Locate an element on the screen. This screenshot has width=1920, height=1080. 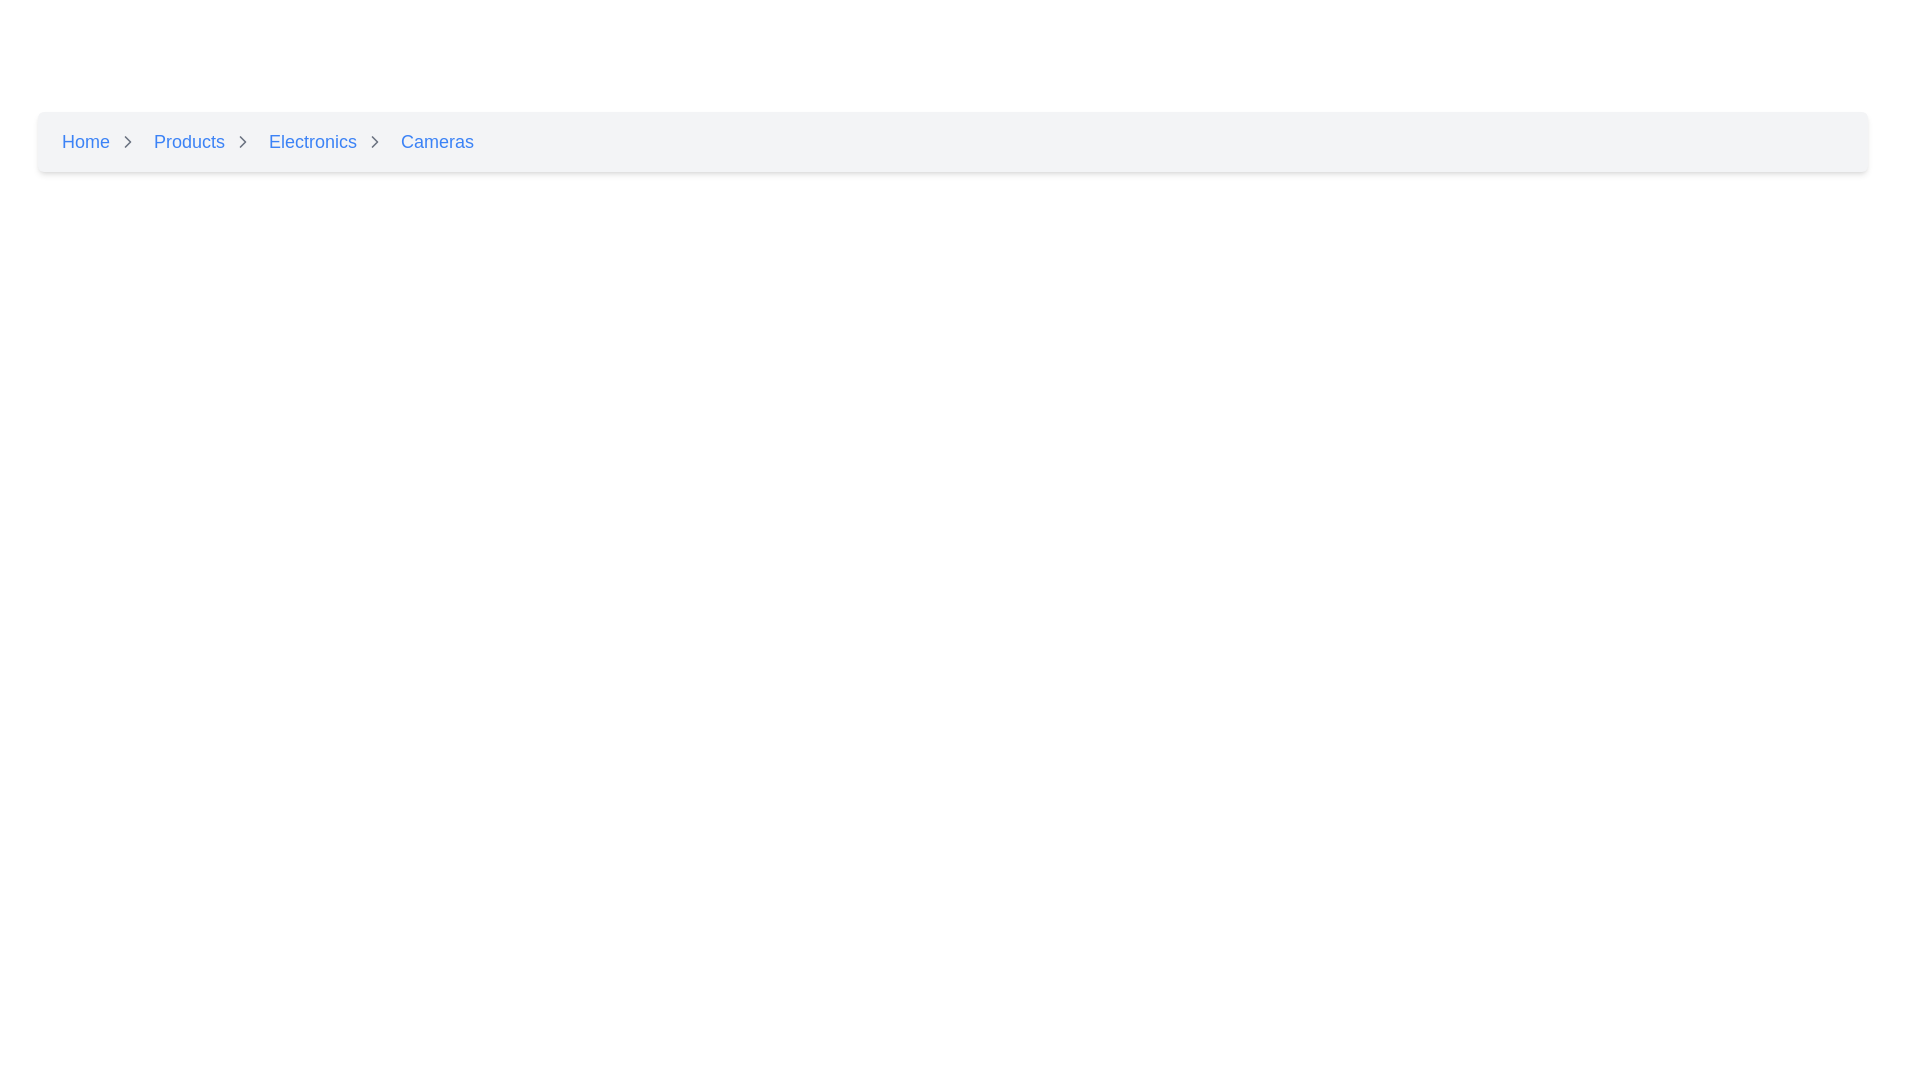
the 'Products' hyperlink in the breadcrumb navigation is located at coordinates (207, 141).